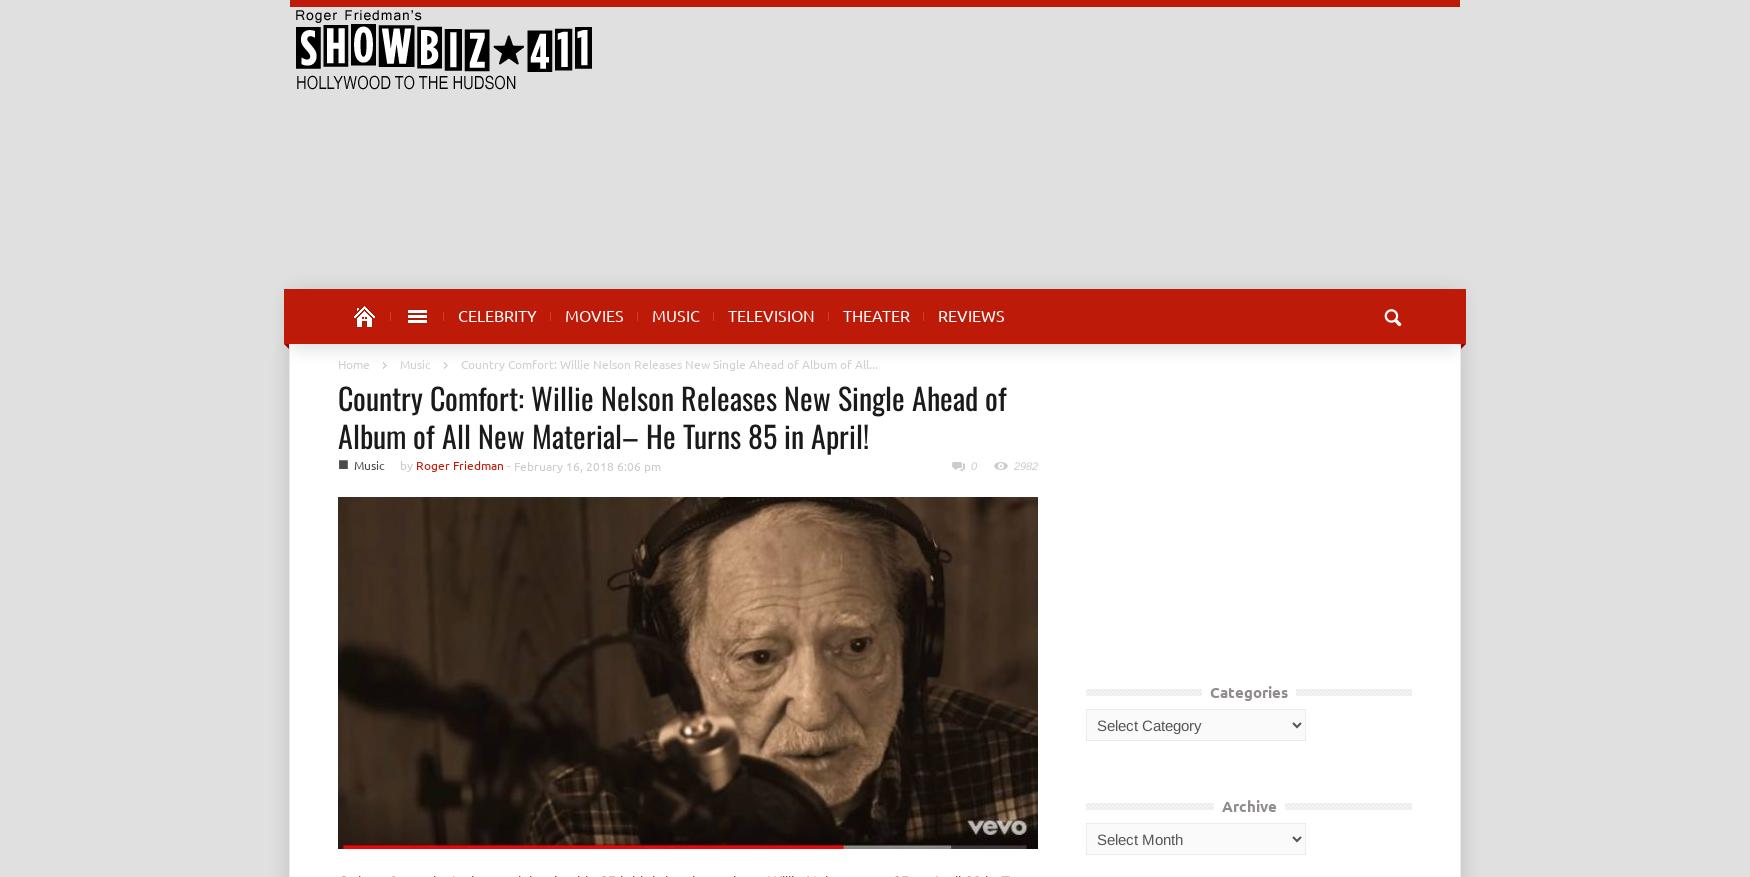 Image resolution: width=1750 pixels, height=877 pixels. I want to click on '2982', so click(1023, 466).